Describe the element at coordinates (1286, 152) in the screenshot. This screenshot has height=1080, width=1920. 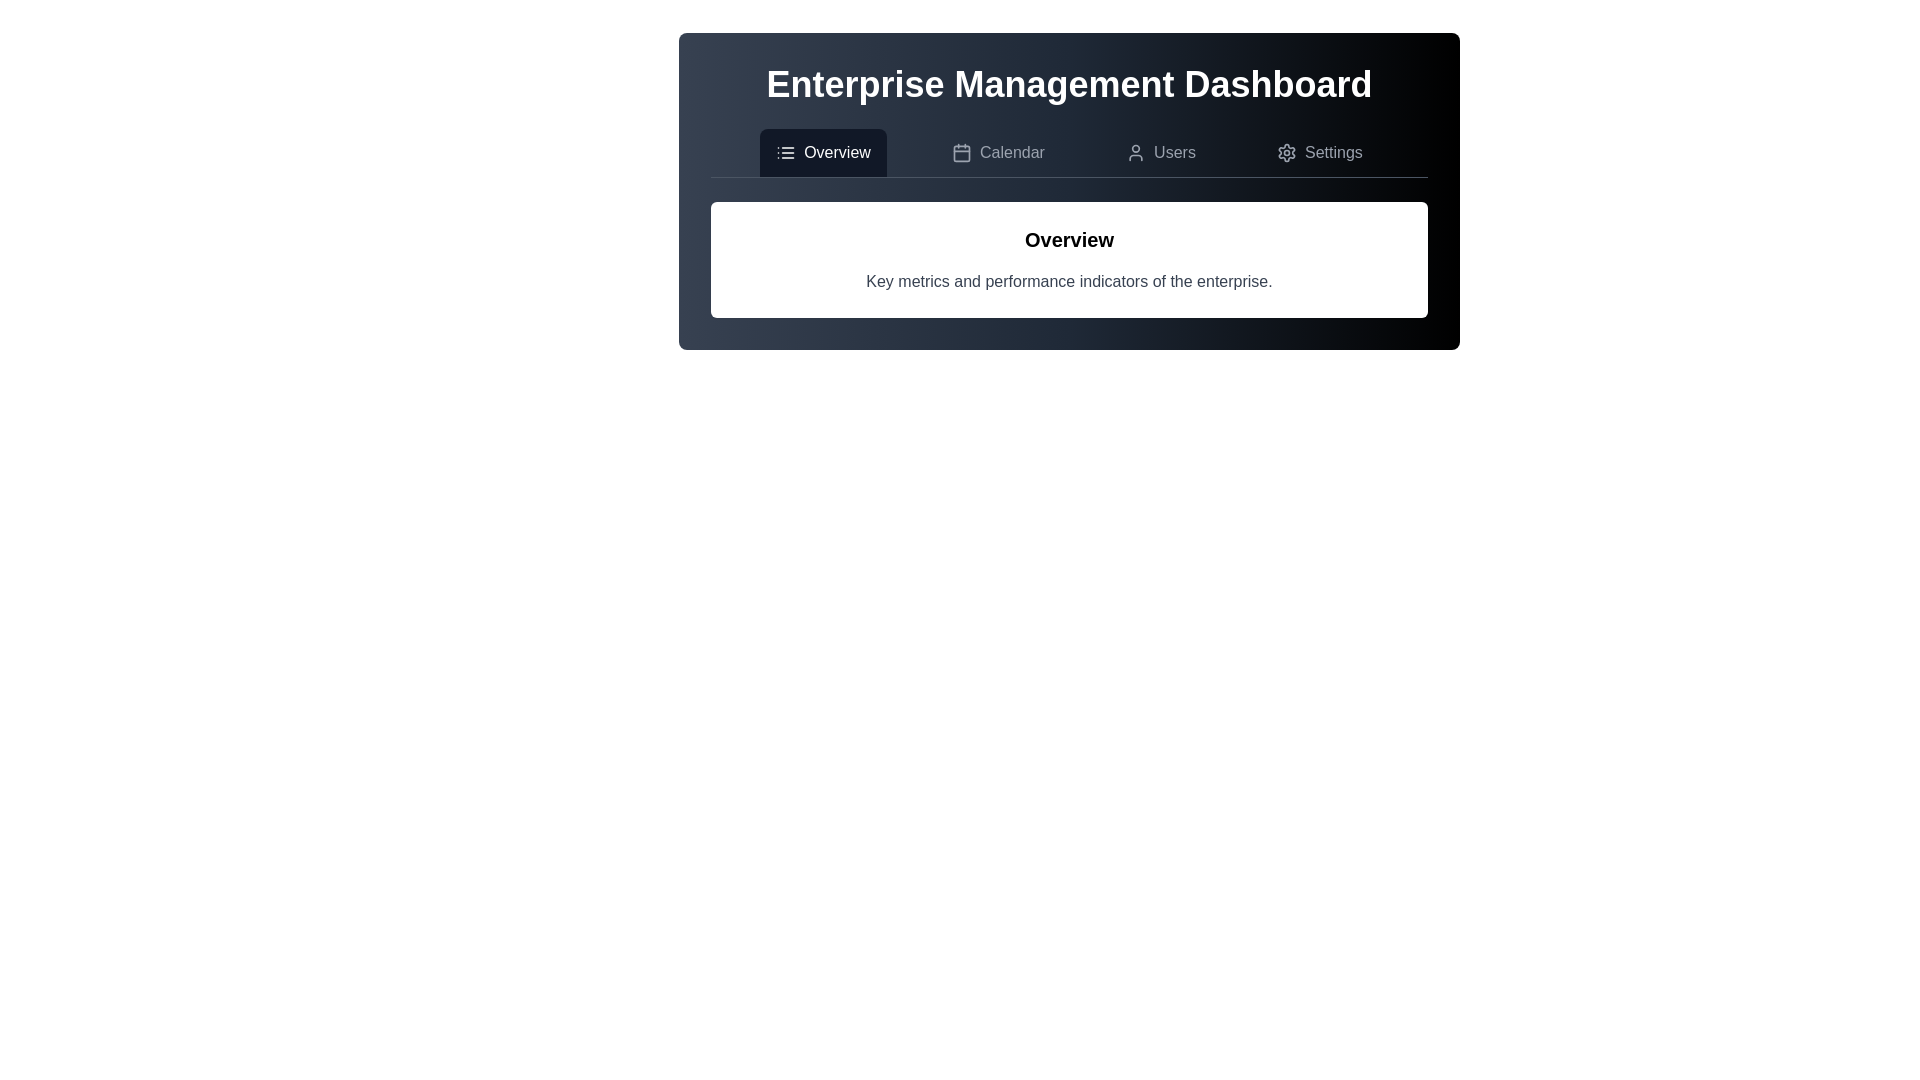
I see `the gear-shaped icon (SVG image) located to the left of the 'Settings' label in the navigation bar` at that location.